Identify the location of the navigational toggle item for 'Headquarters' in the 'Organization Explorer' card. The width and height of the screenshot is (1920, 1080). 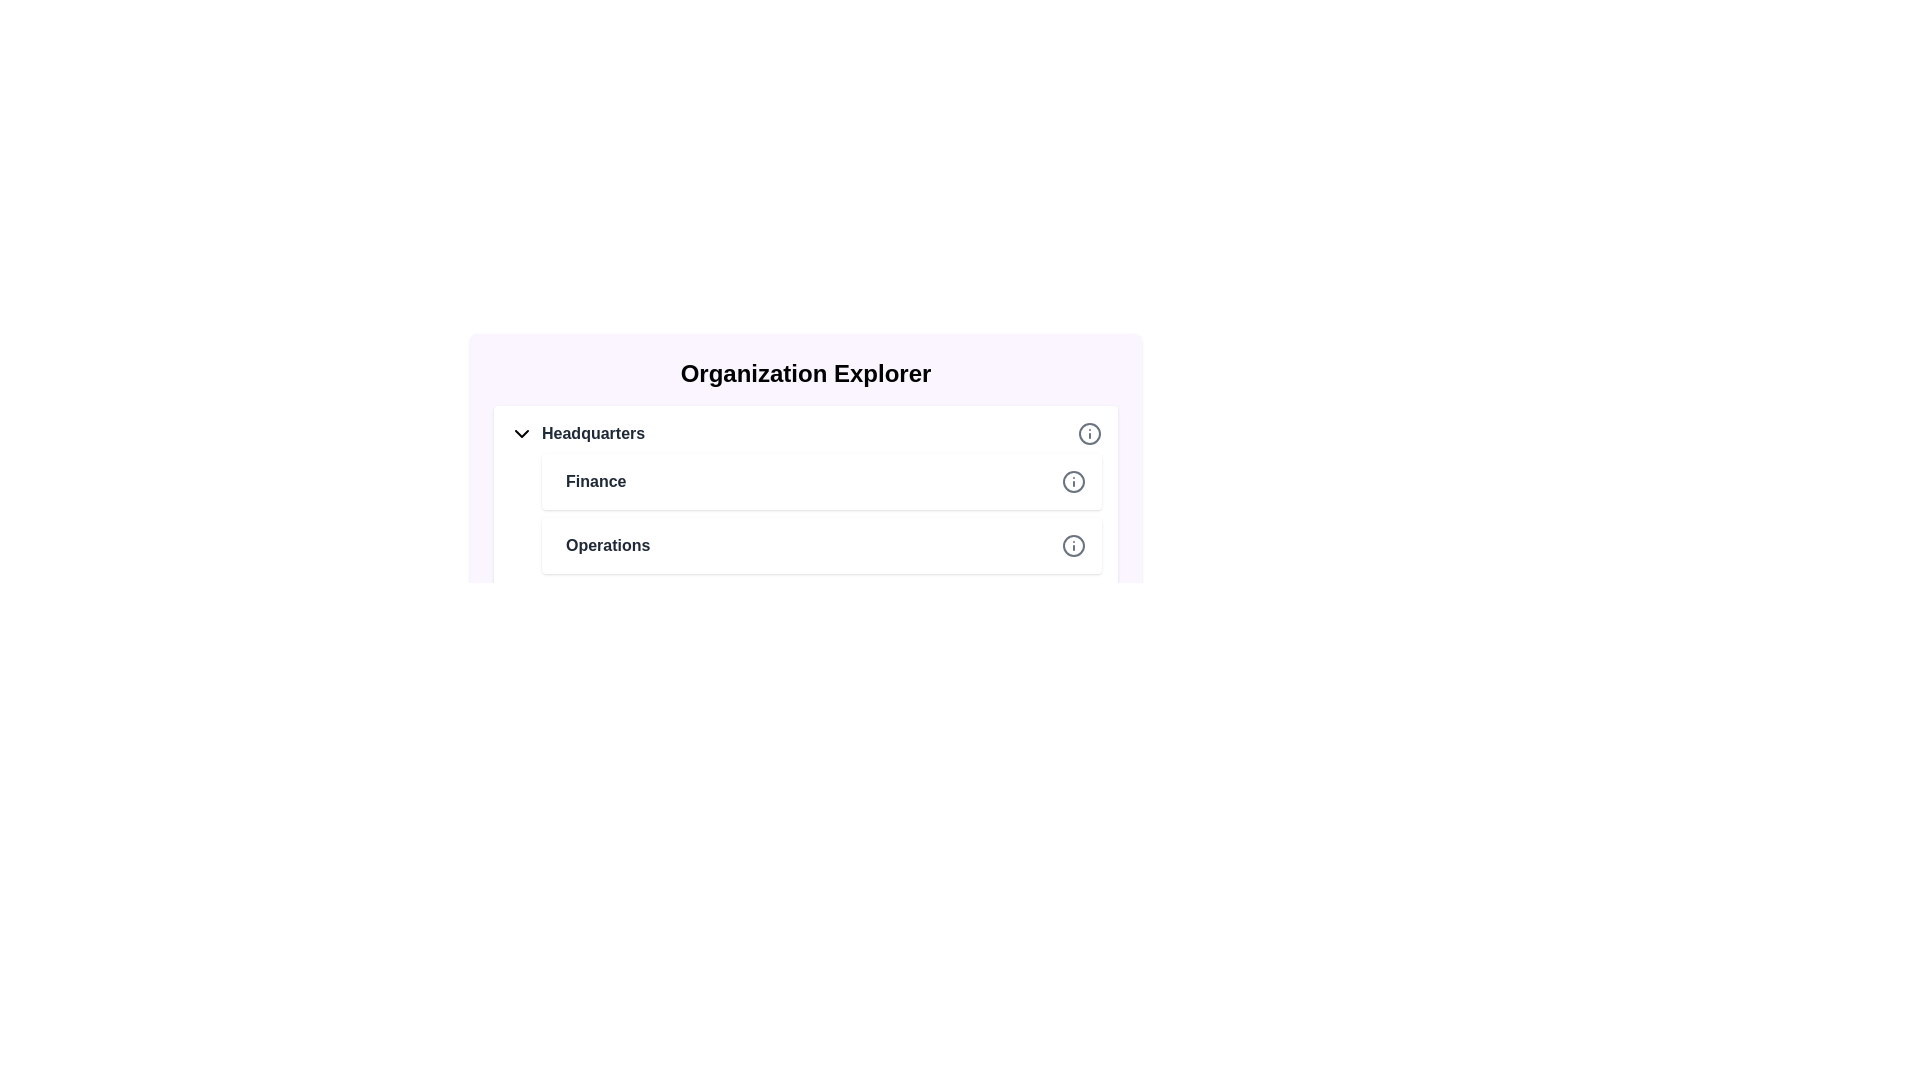
(806, 433).